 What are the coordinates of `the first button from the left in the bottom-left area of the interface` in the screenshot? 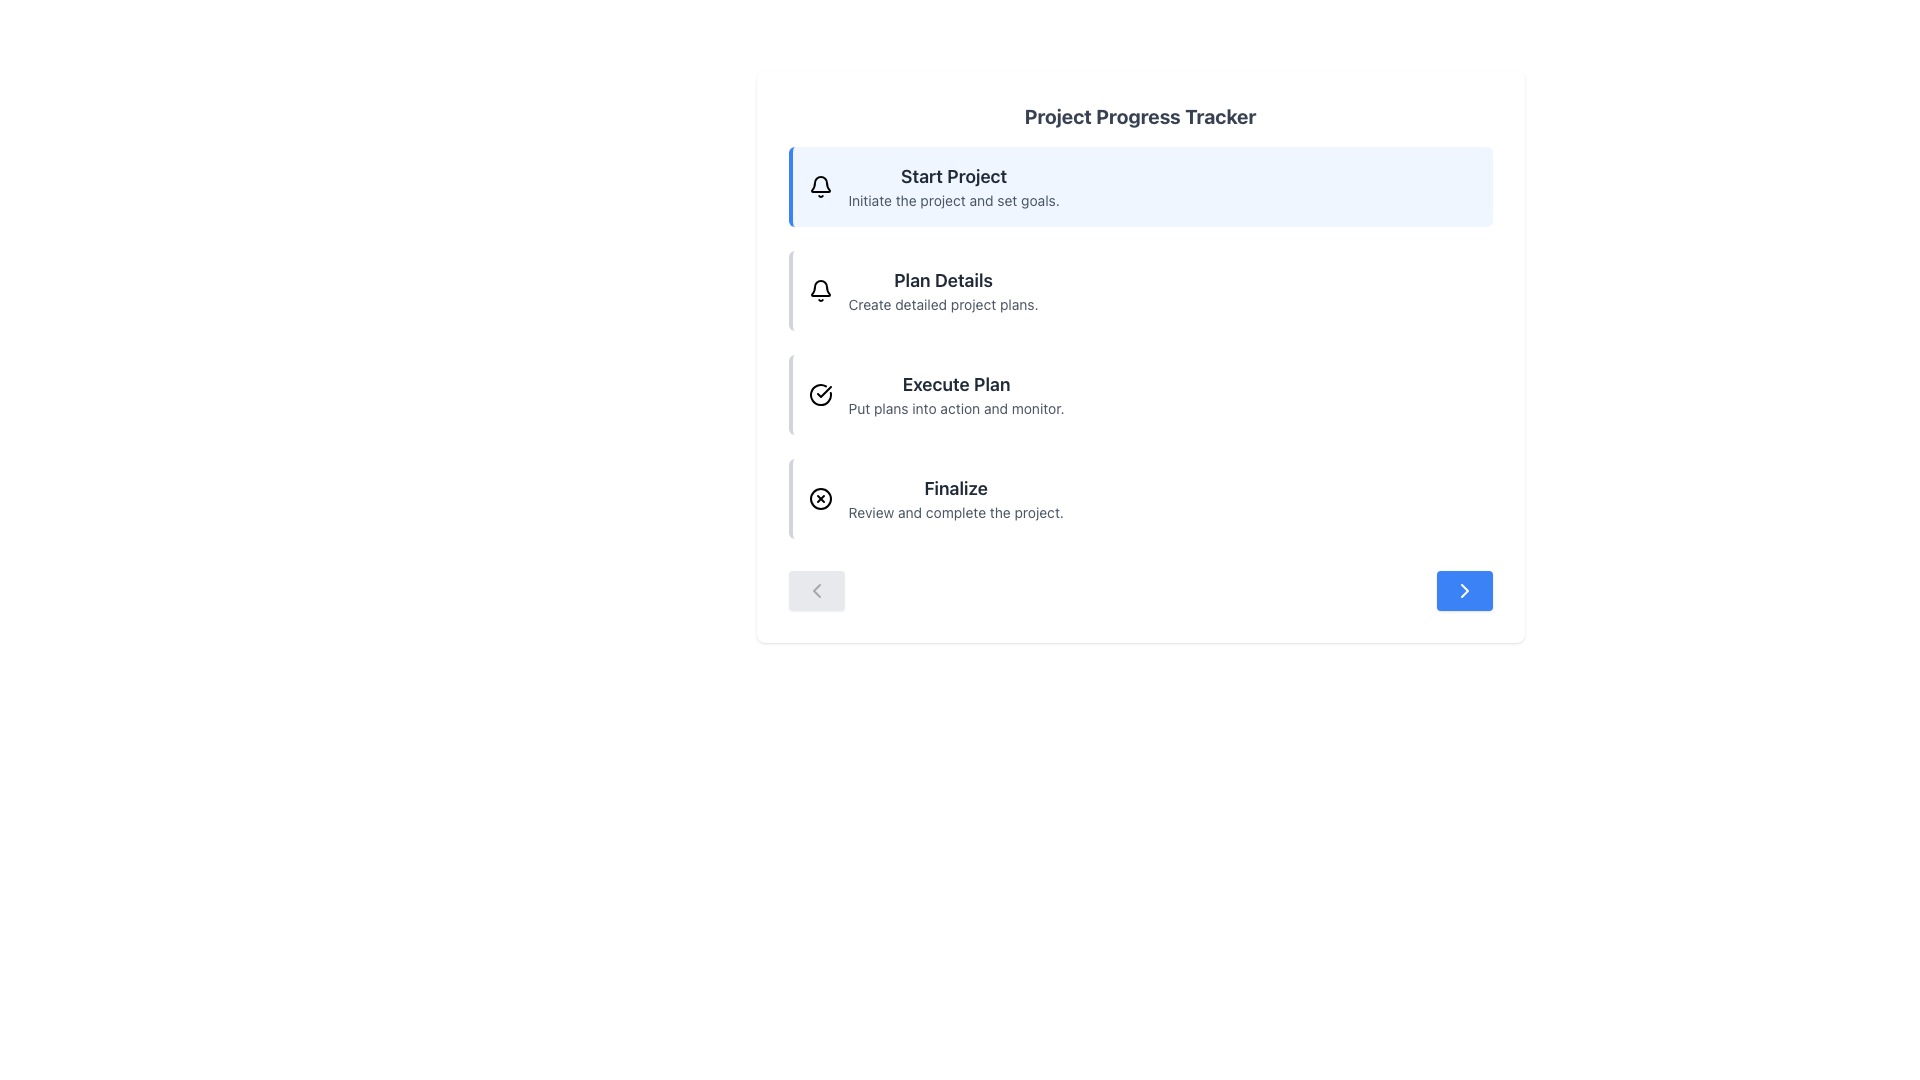 It's located at (816, 589).